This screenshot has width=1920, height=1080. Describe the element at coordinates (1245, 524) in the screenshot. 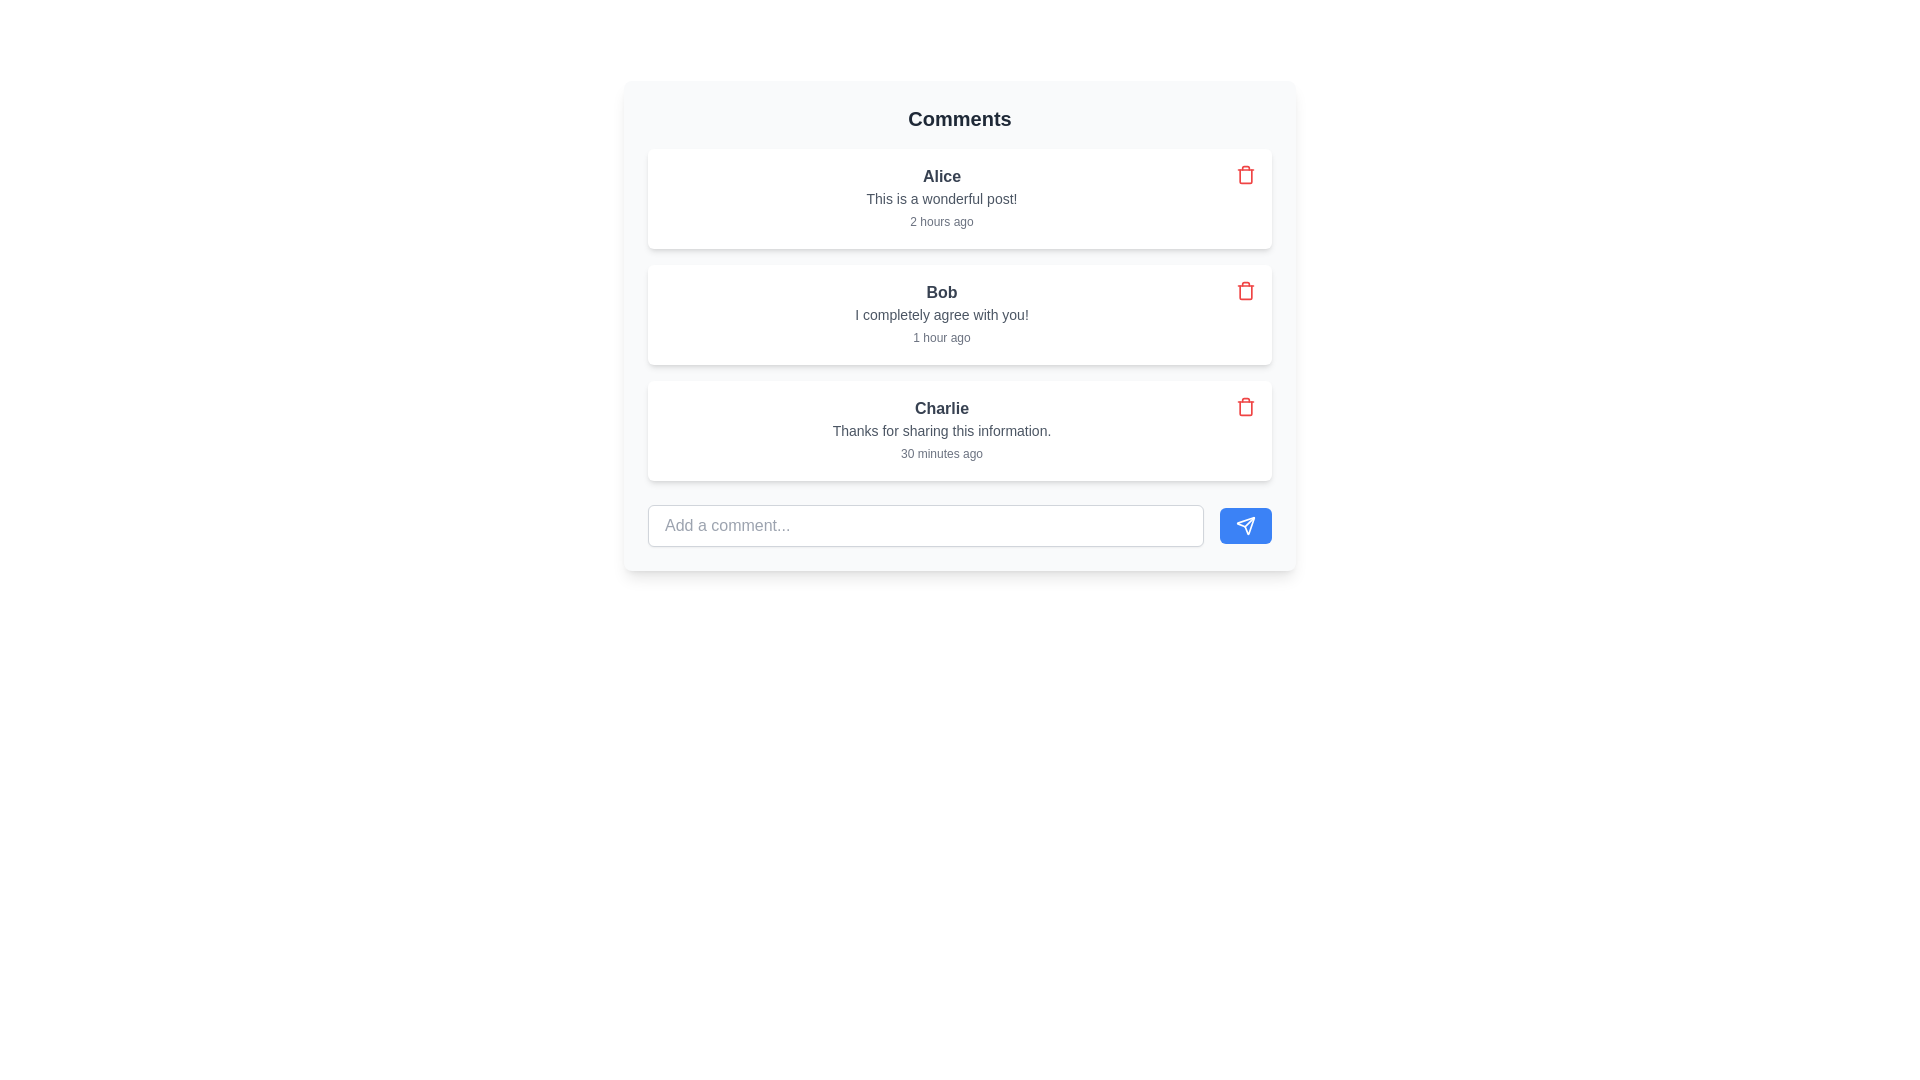

I see `the blue rectangular button with a white upward arrow icon in the bottom-right corner of the comment section to send a comment` at that location.